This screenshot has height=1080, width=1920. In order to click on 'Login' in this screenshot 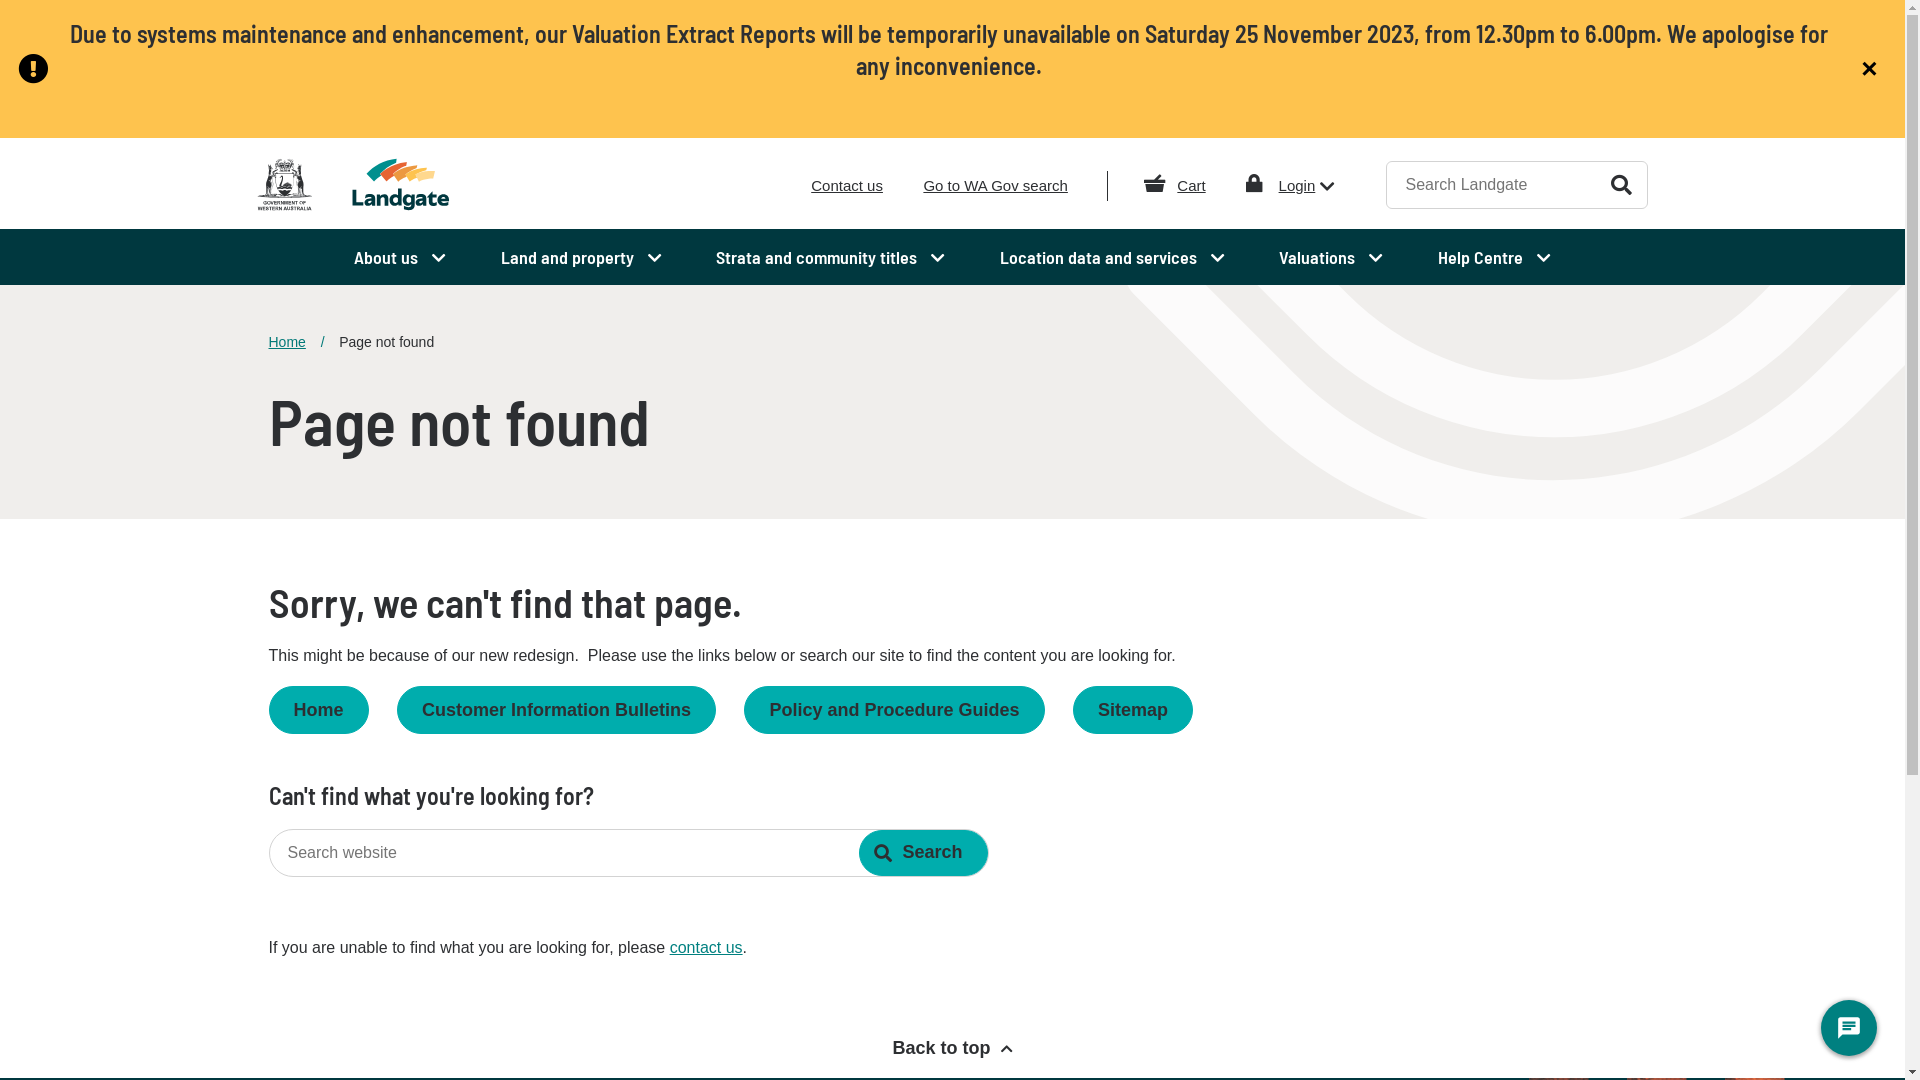, I will do `click(1307, 185)`.